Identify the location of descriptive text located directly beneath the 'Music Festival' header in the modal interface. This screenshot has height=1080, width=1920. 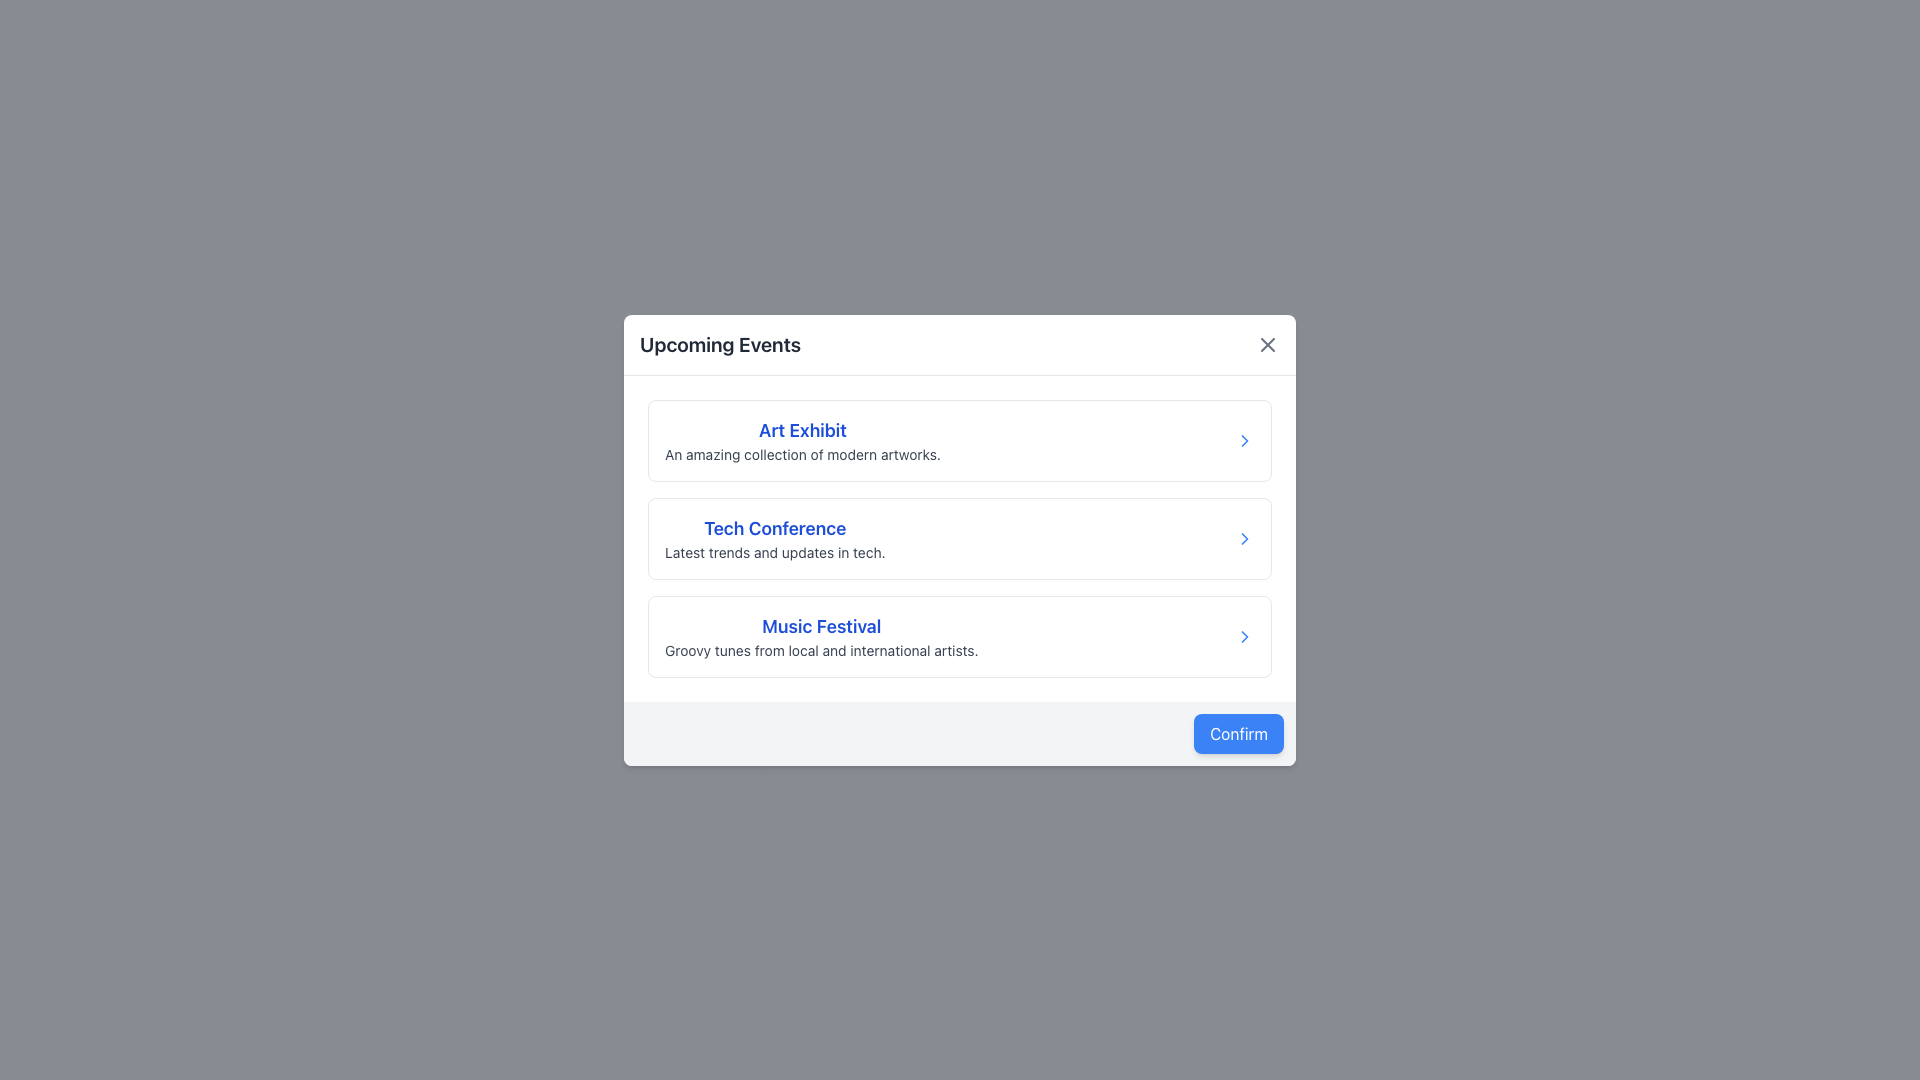
(821, 650).